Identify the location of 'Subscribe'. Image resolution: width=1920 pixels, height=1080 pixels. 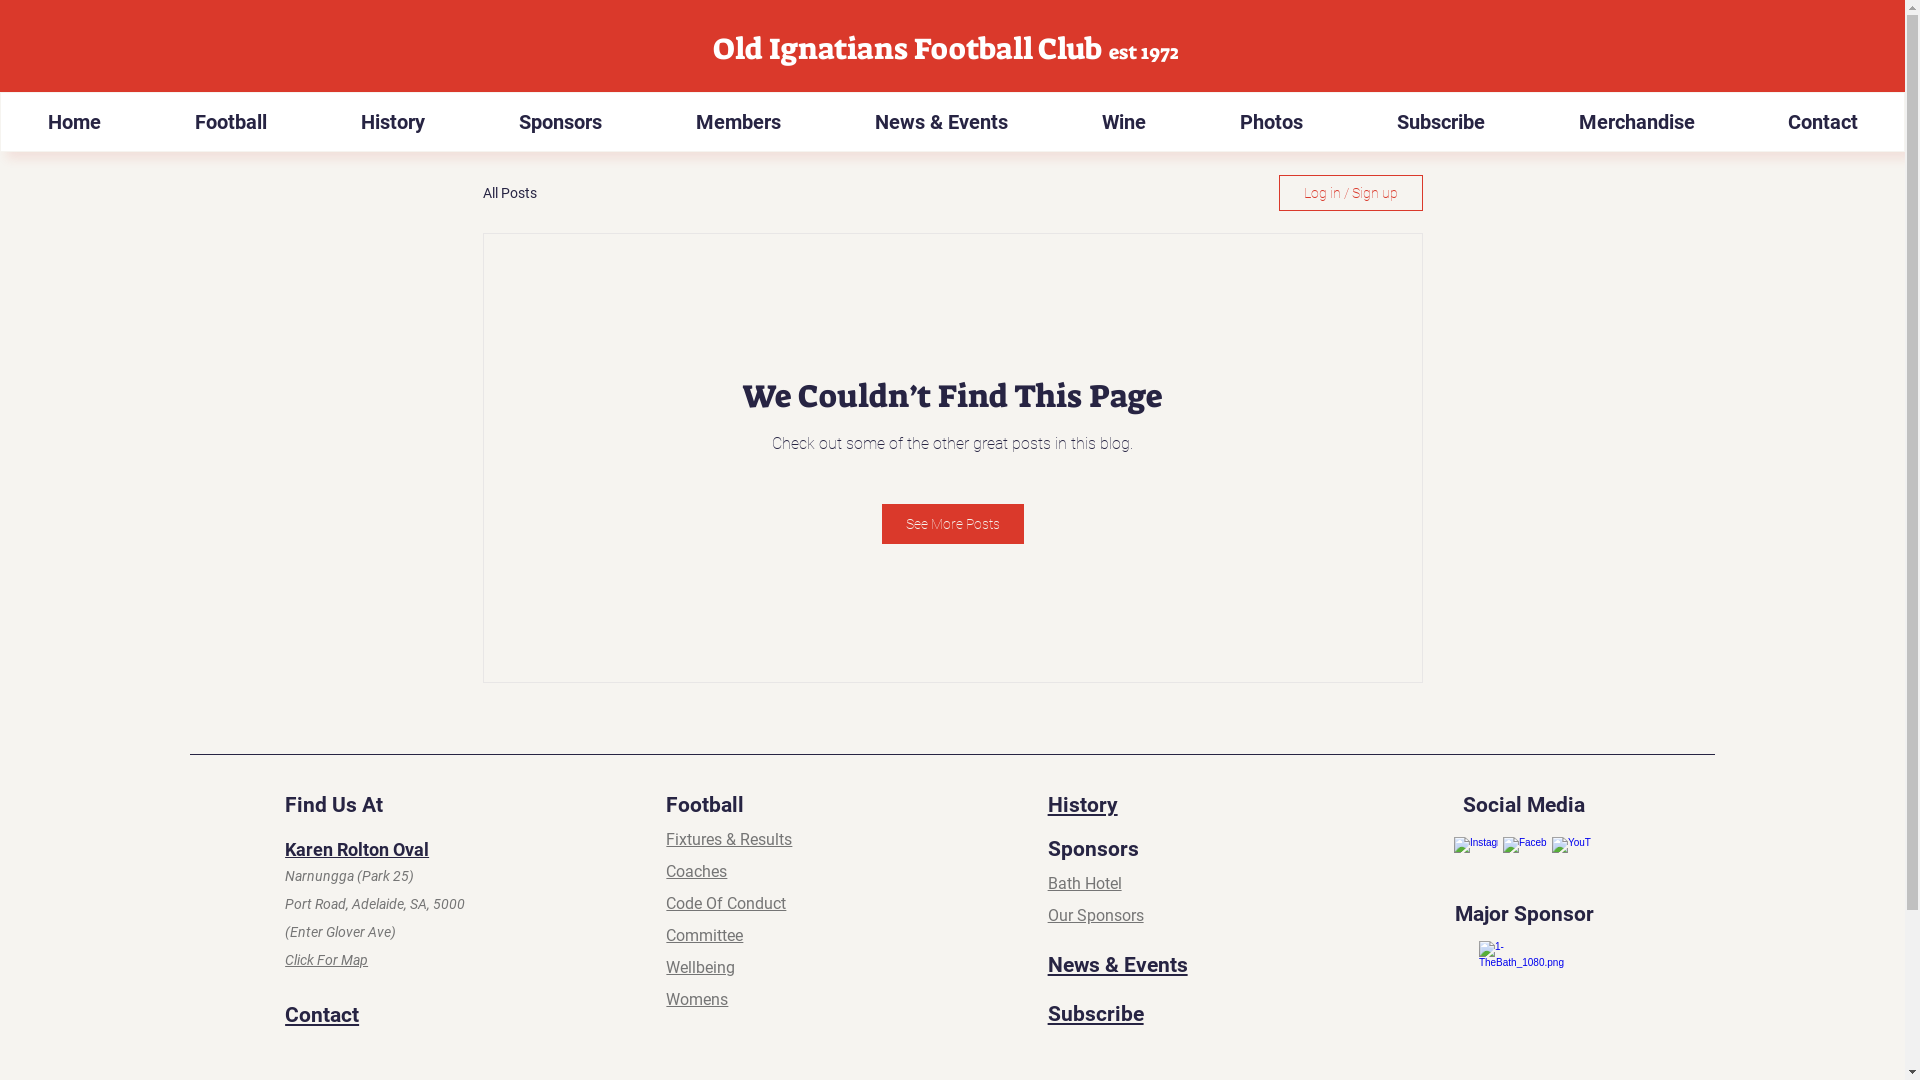
(1348, 122).